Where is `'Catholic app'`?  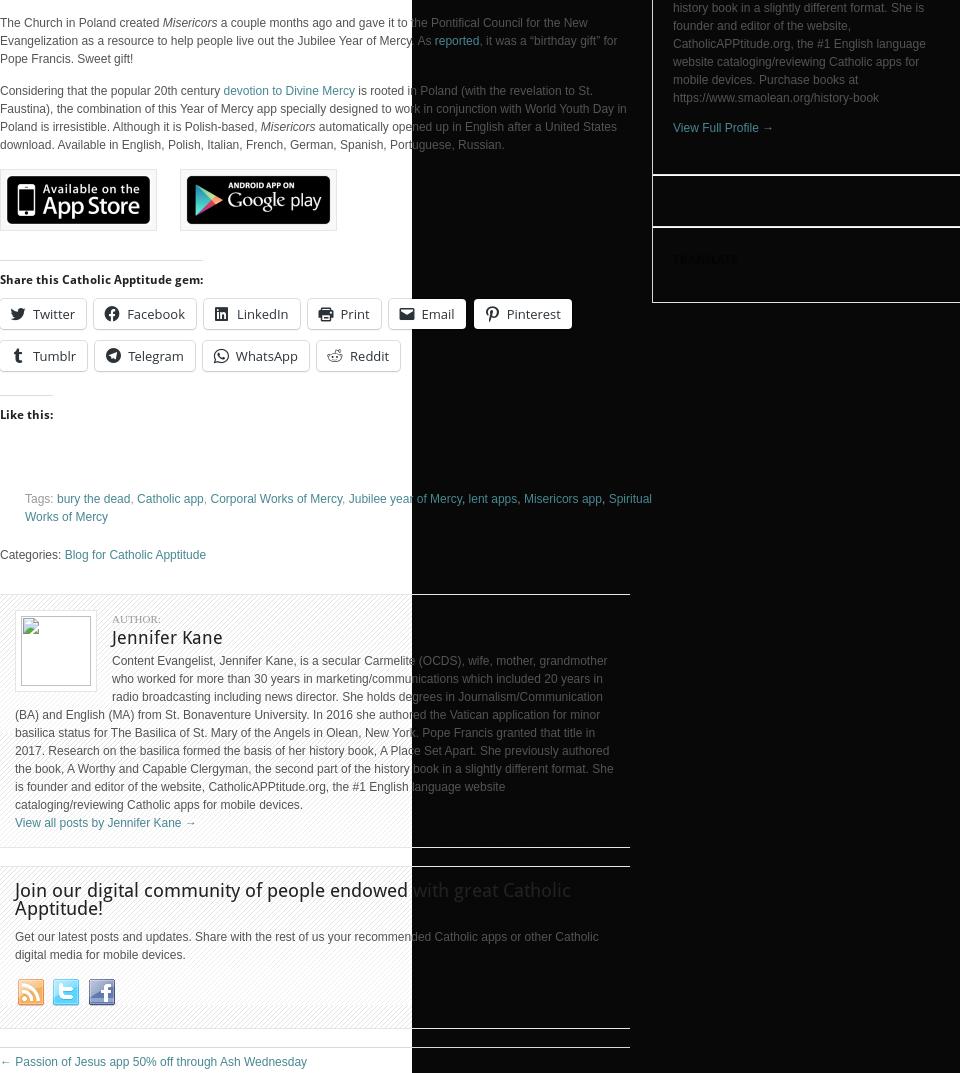 'Catholic app' is located at coordinates (135, 496).